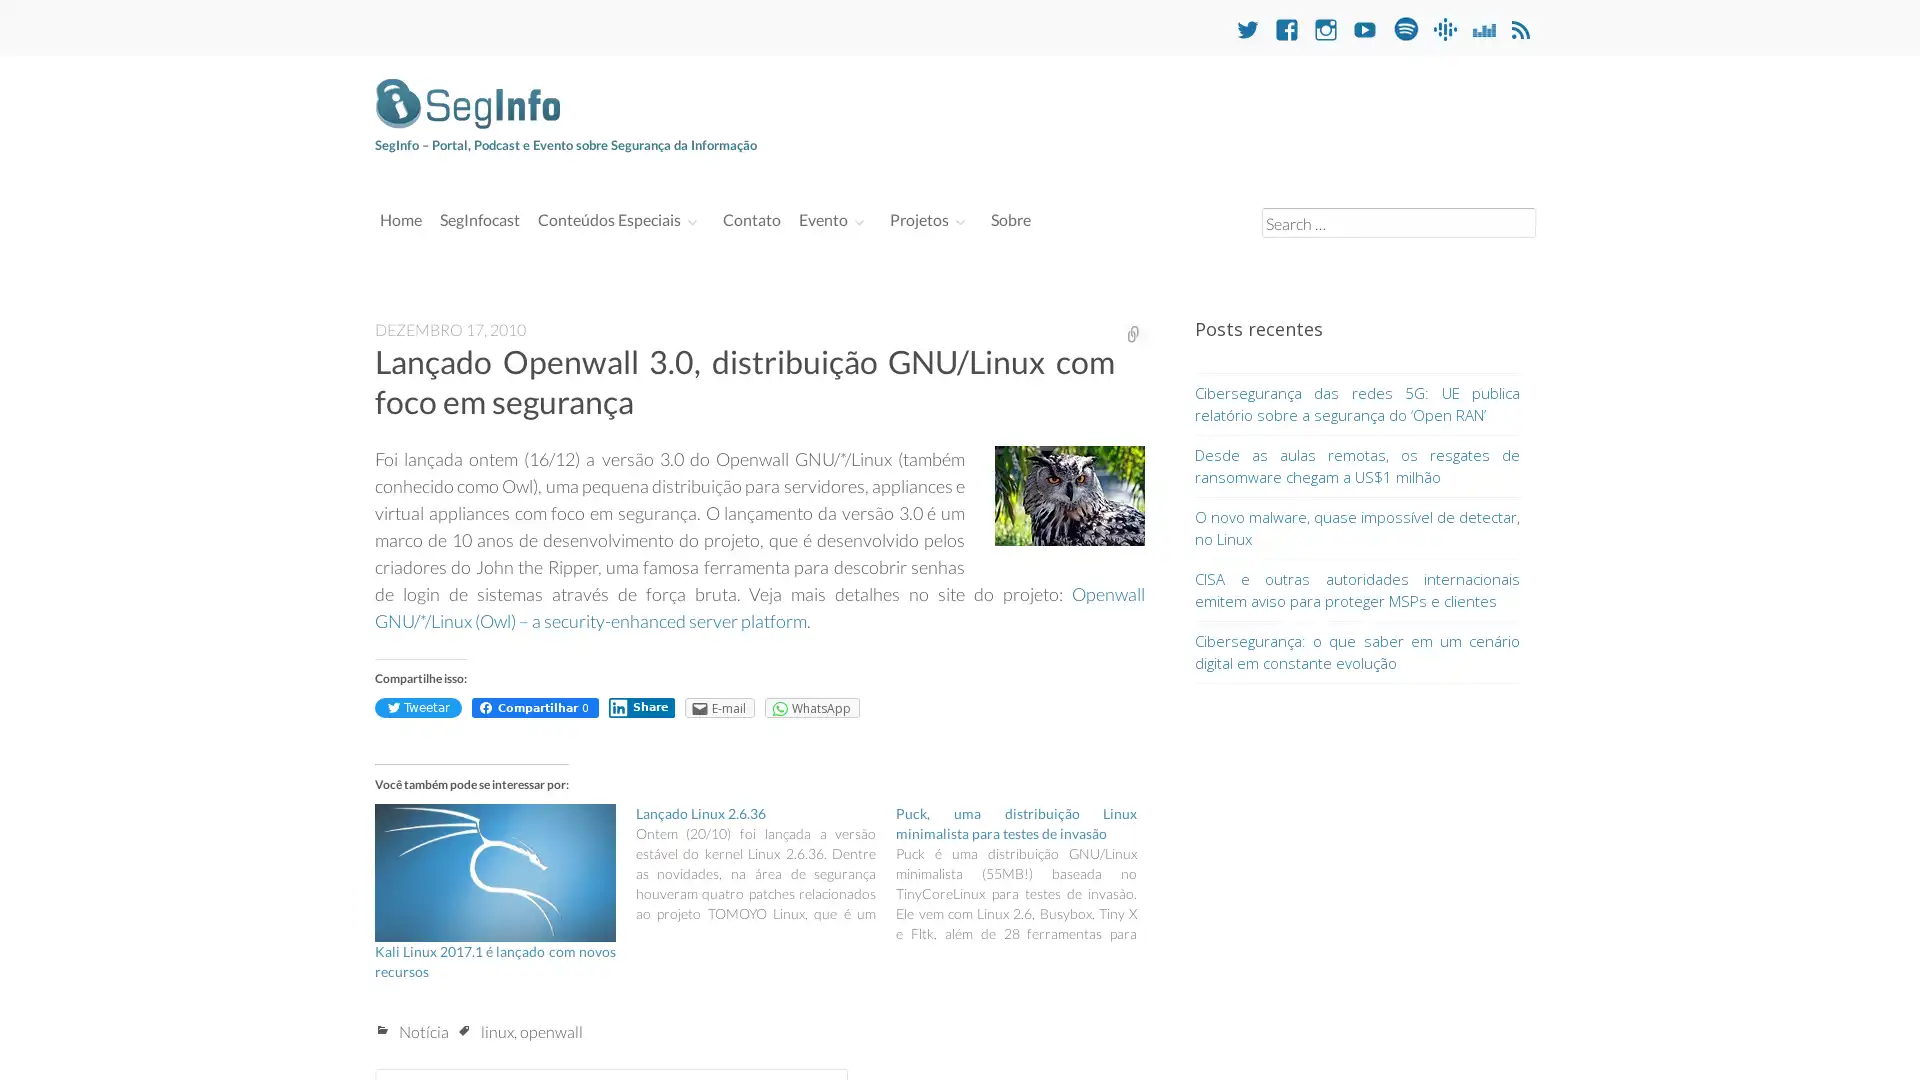 The height and width of the screenshot is (1080, 1920). Describe the element at coordinates (641, 707) in the screenshot. I see `Share` at that location.